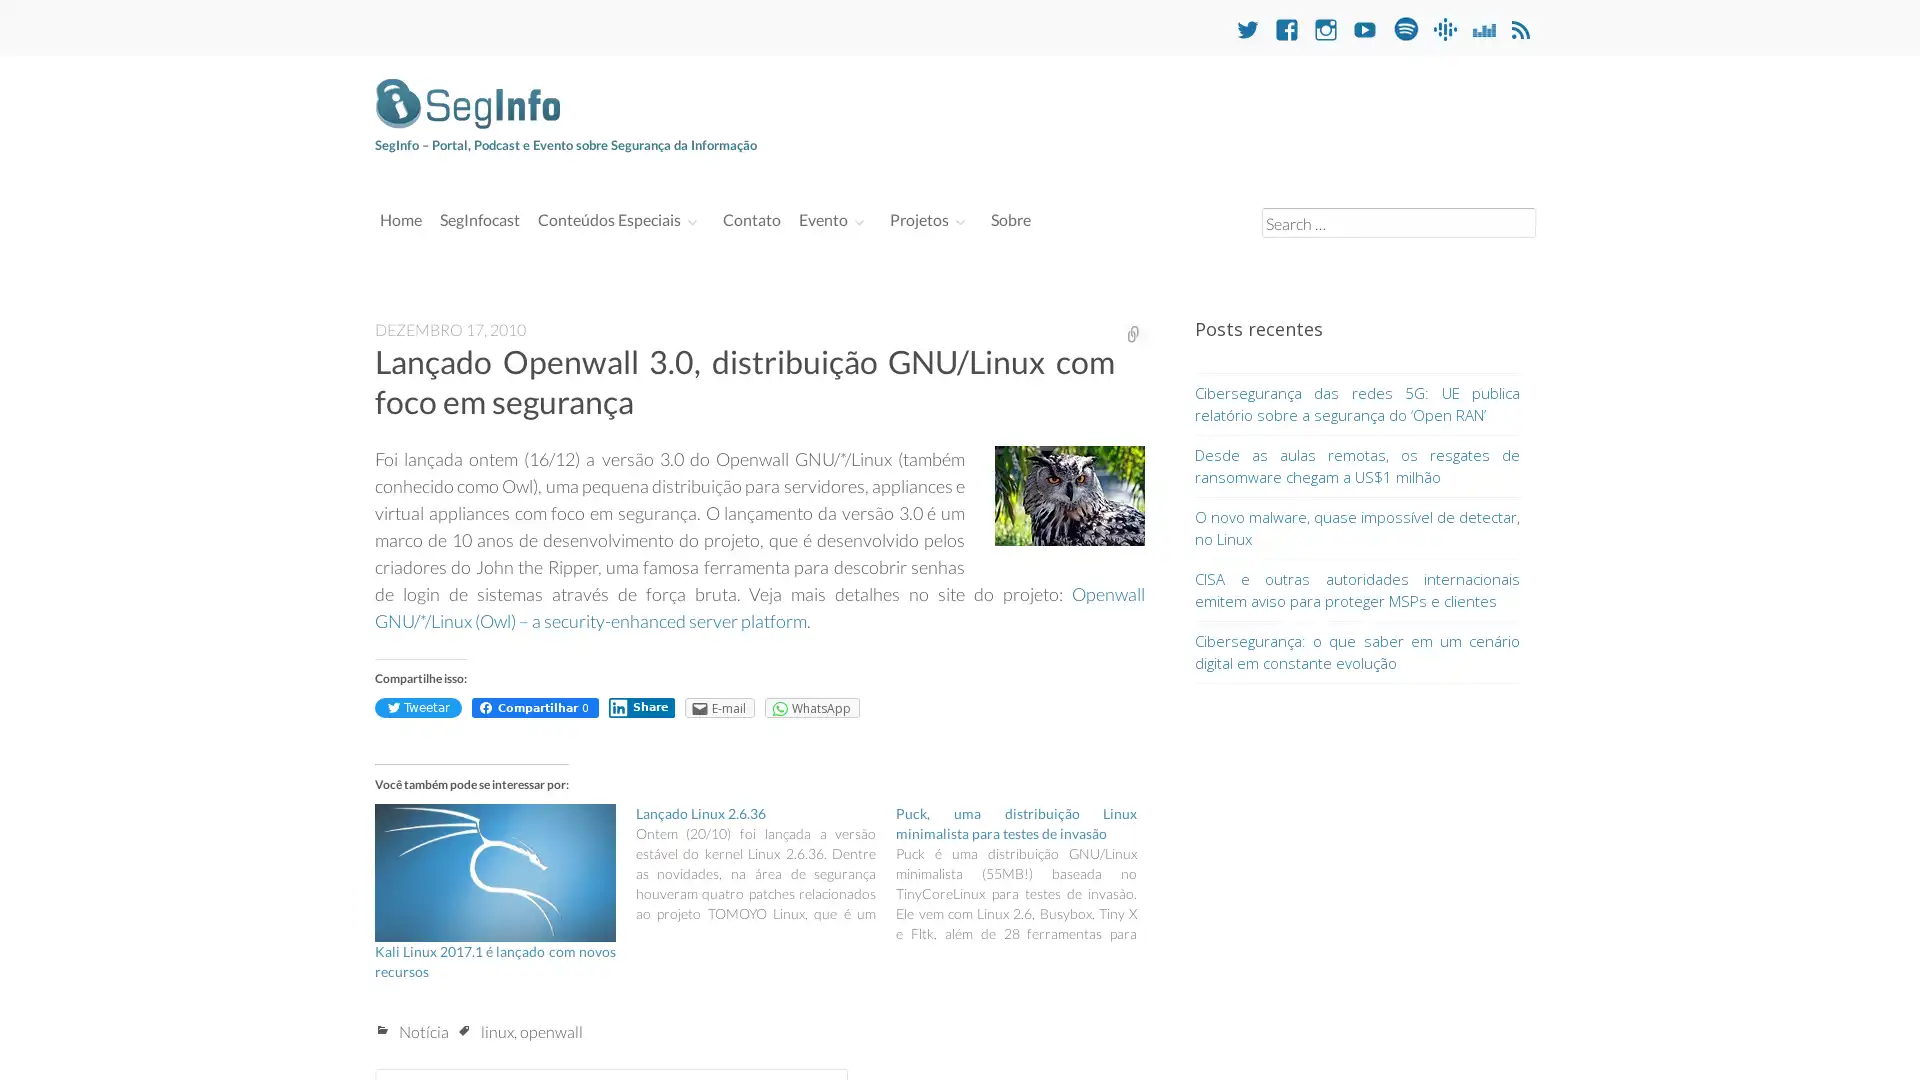 The height and width of the screenshot is (1080, 1920). Describe the element at coordinates (641, 707) in the screenshot. I see `Share` at that location.